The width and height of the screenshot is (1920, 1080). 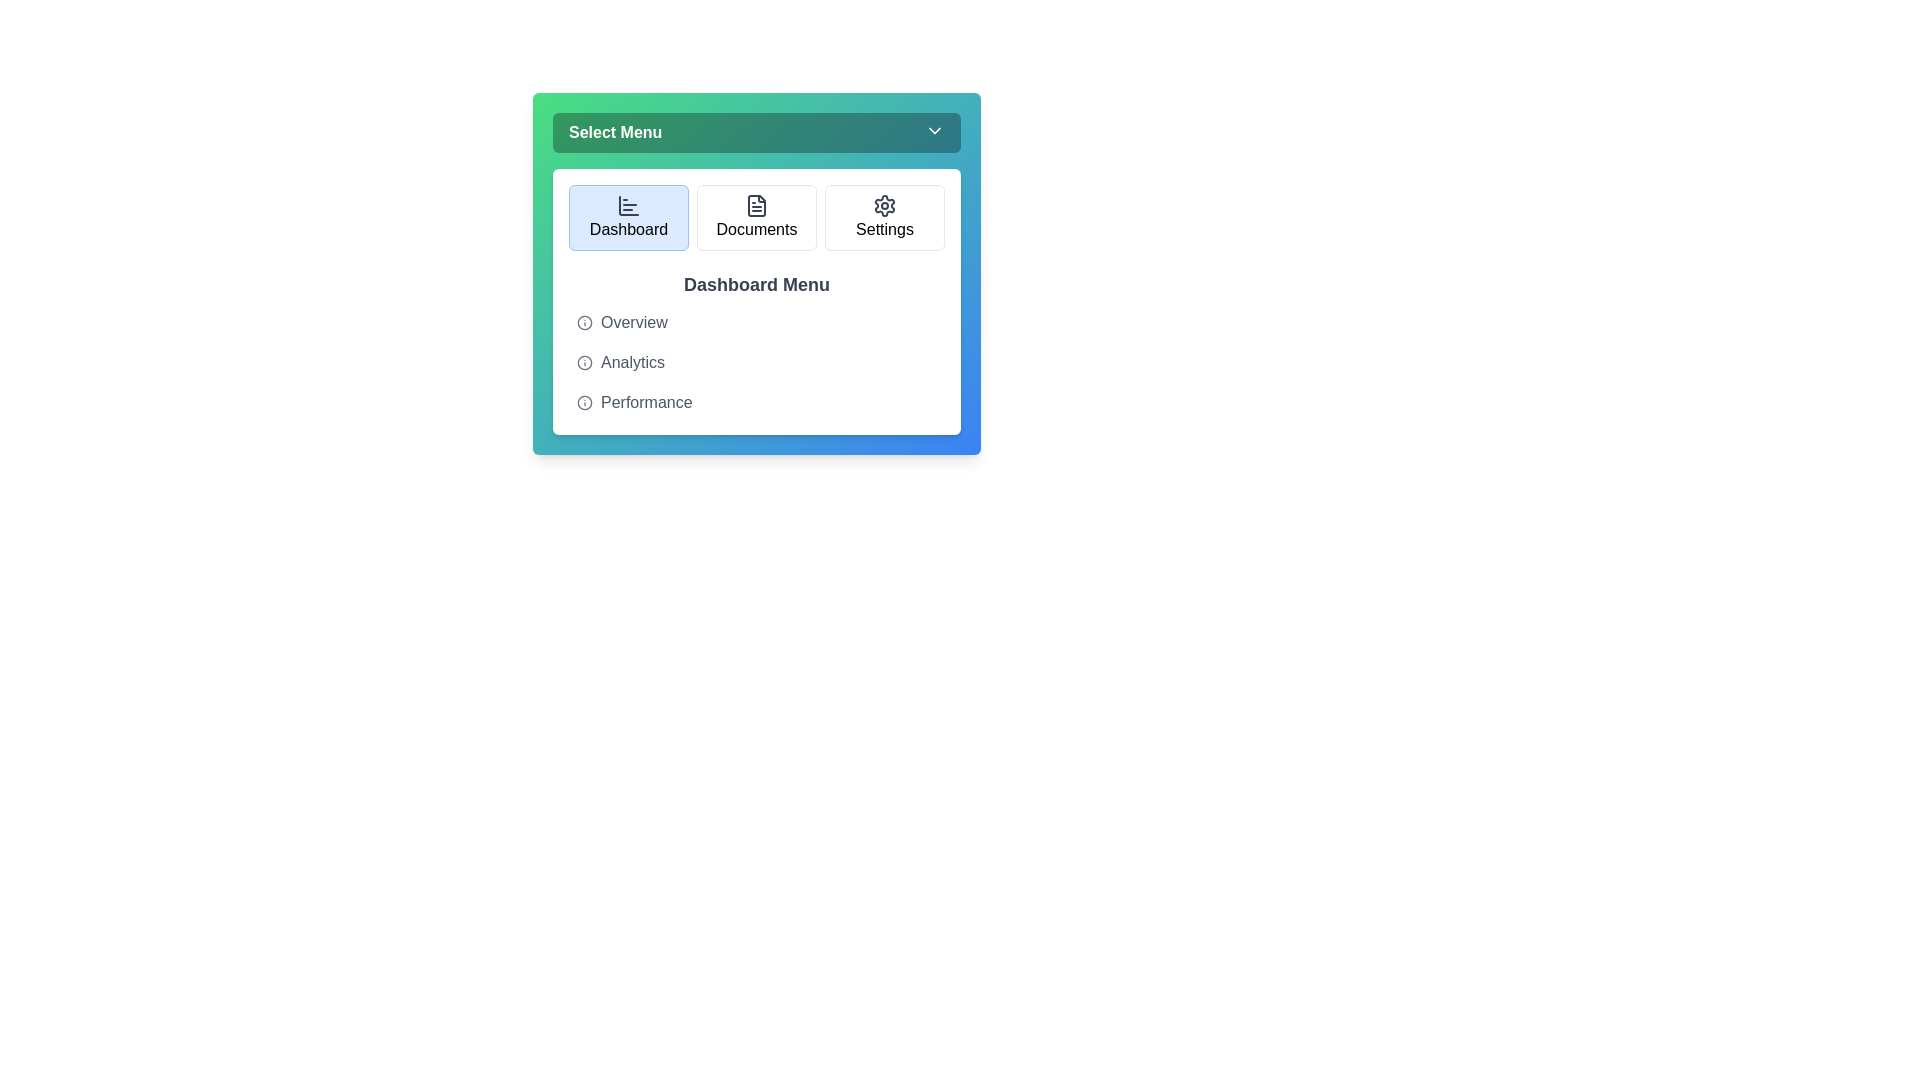 I want to click on the Dropdown indicator icon located at the far right end of the green header bar labeled 'Select Menu', so click(x=934, y=131).